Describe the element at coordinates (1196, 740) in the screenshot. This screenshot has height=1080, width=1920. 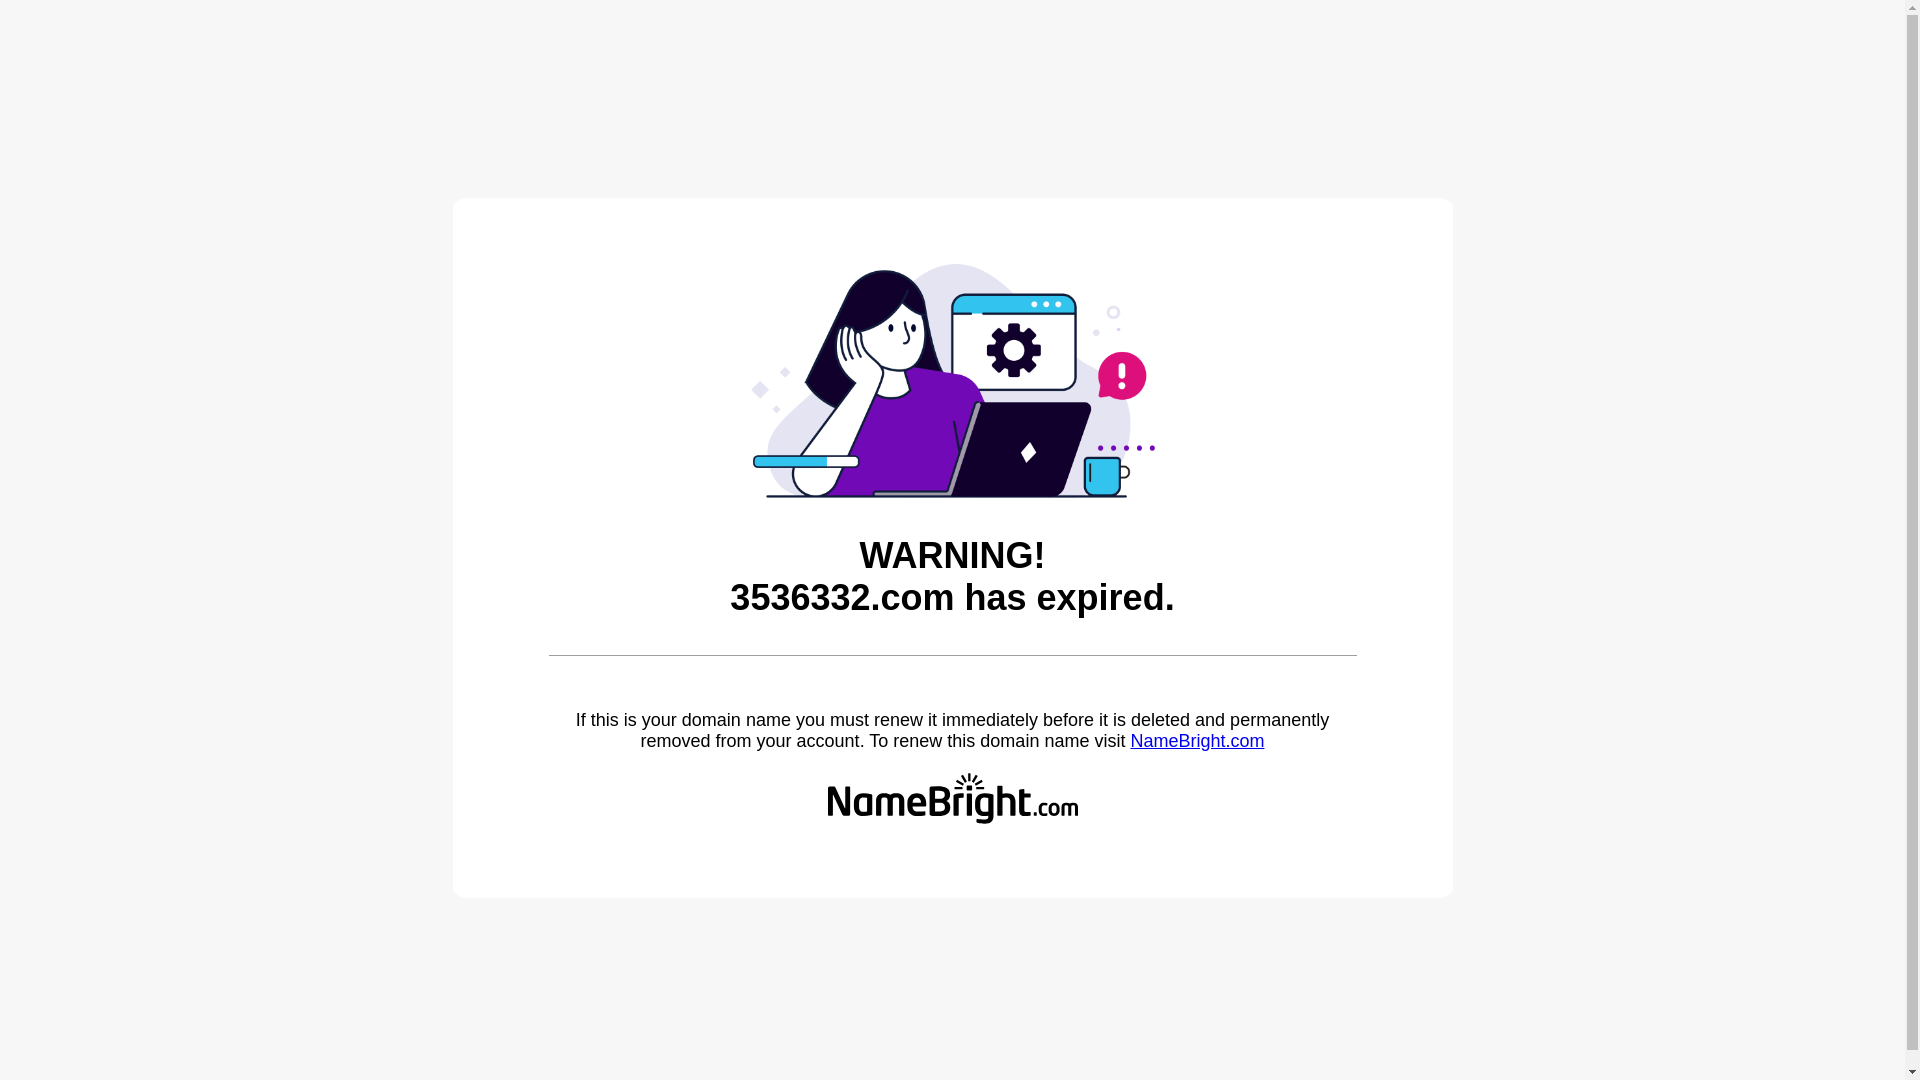
I see `'NameBright.com'` at that location.